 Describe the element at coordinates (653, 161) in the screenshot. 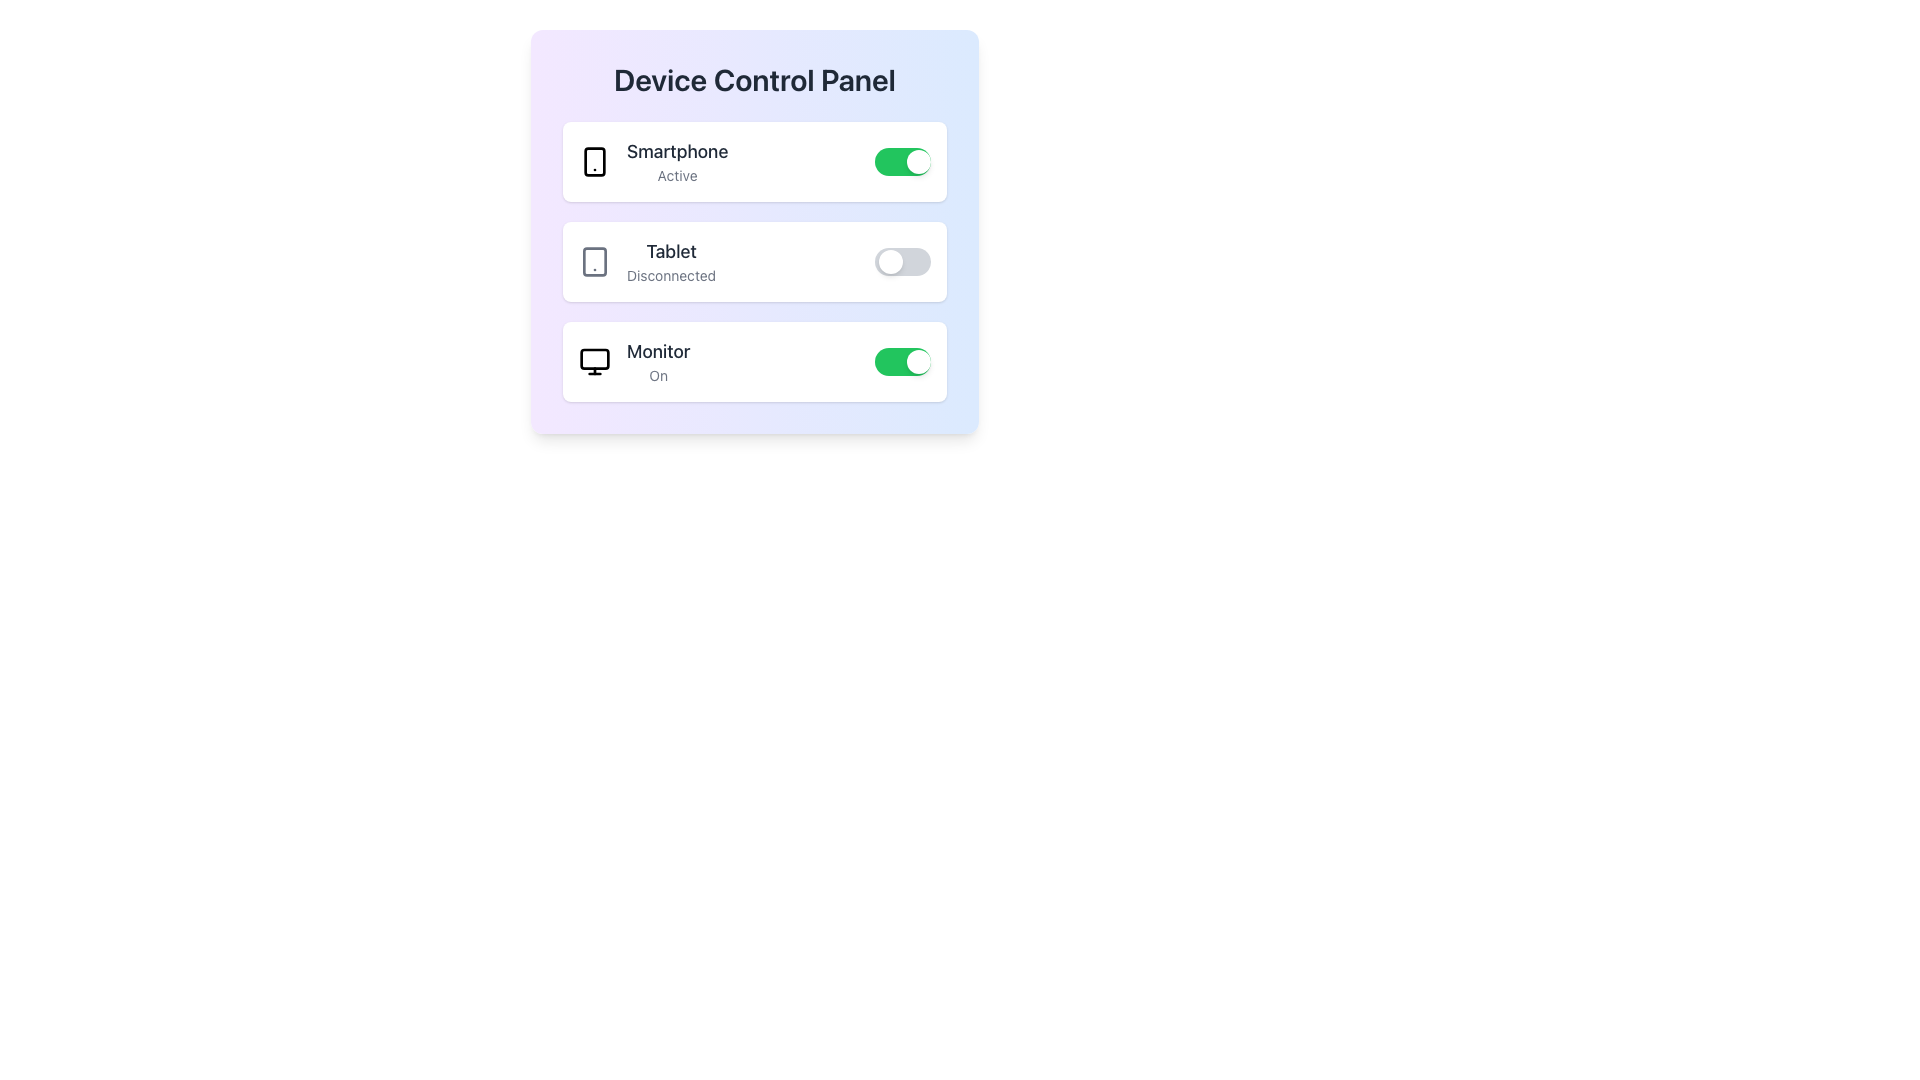

I see `the composite information display element labeled 'Smartphone' that shows an active status with a smartphone icon on the left` at that location.